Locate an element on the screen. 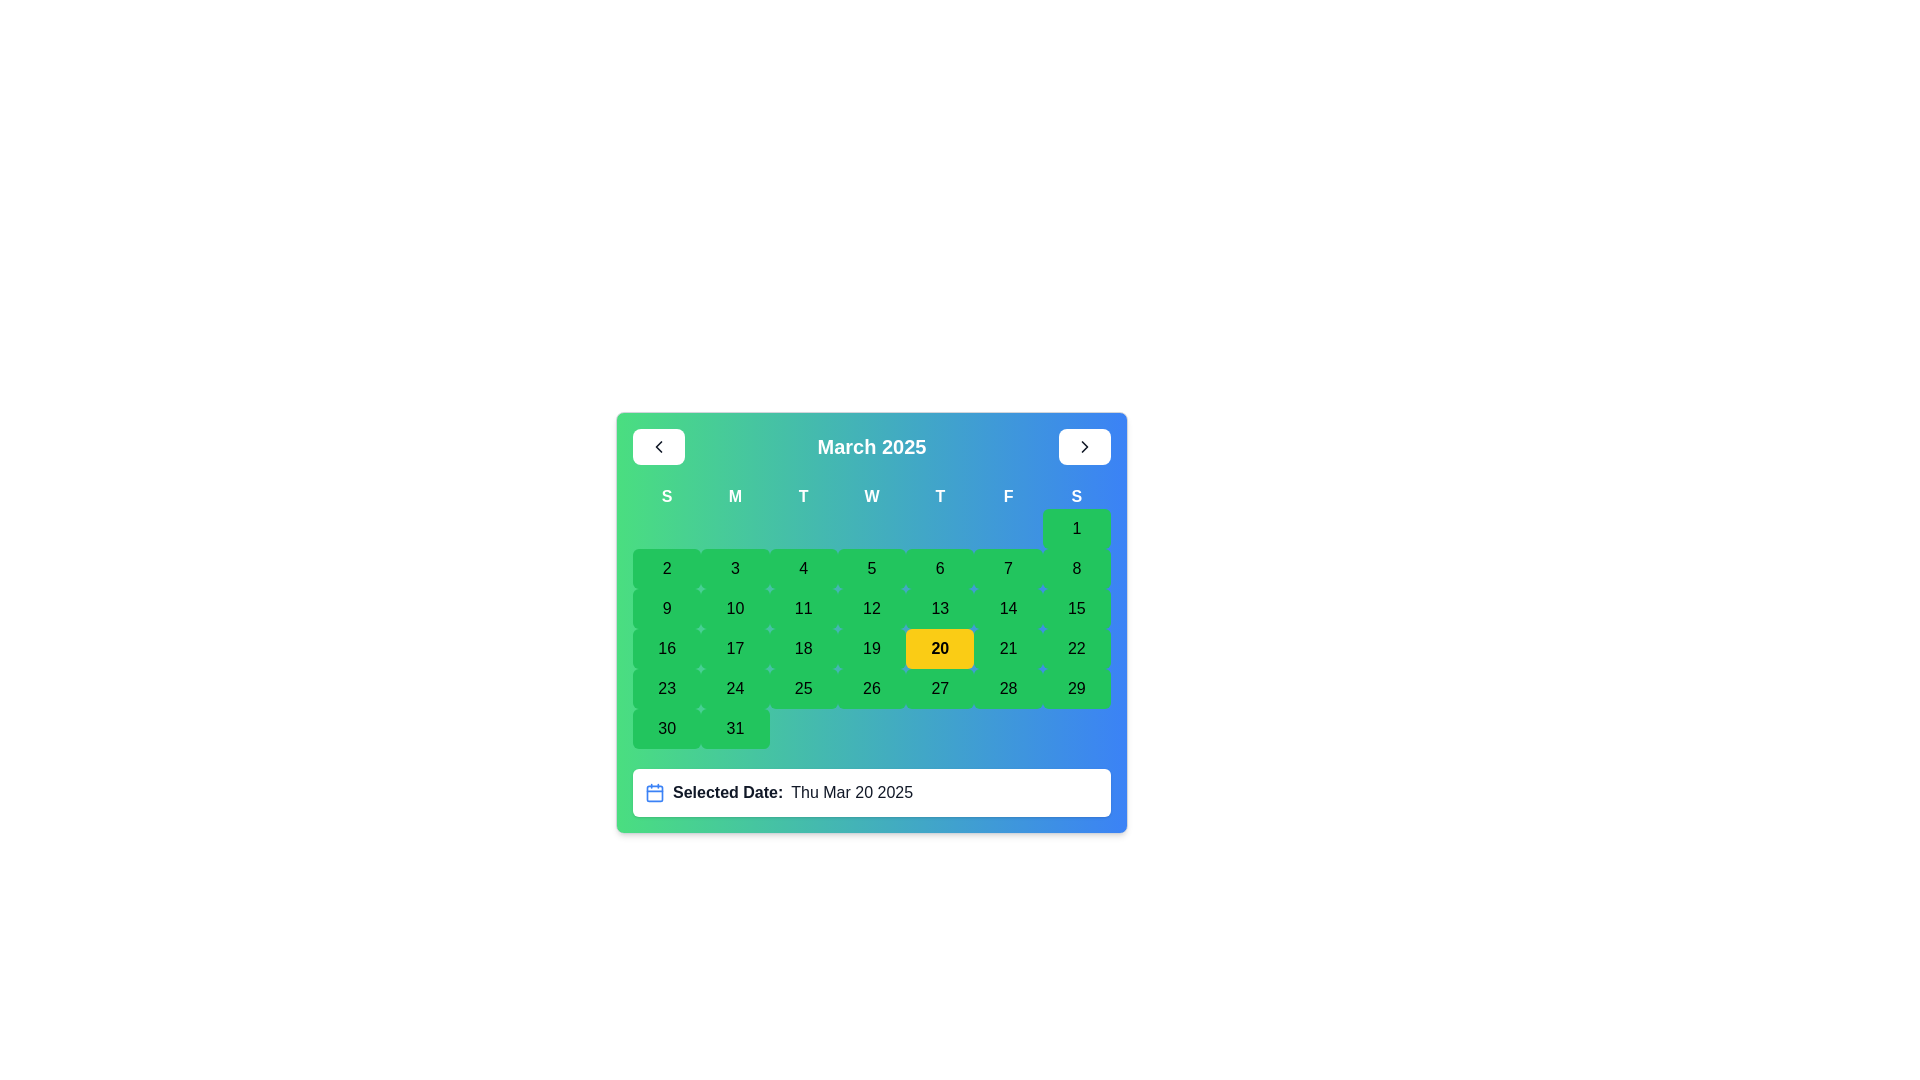  the button representing the 2nd day of the month in the calendar interface is located at coordinates (667, 569).